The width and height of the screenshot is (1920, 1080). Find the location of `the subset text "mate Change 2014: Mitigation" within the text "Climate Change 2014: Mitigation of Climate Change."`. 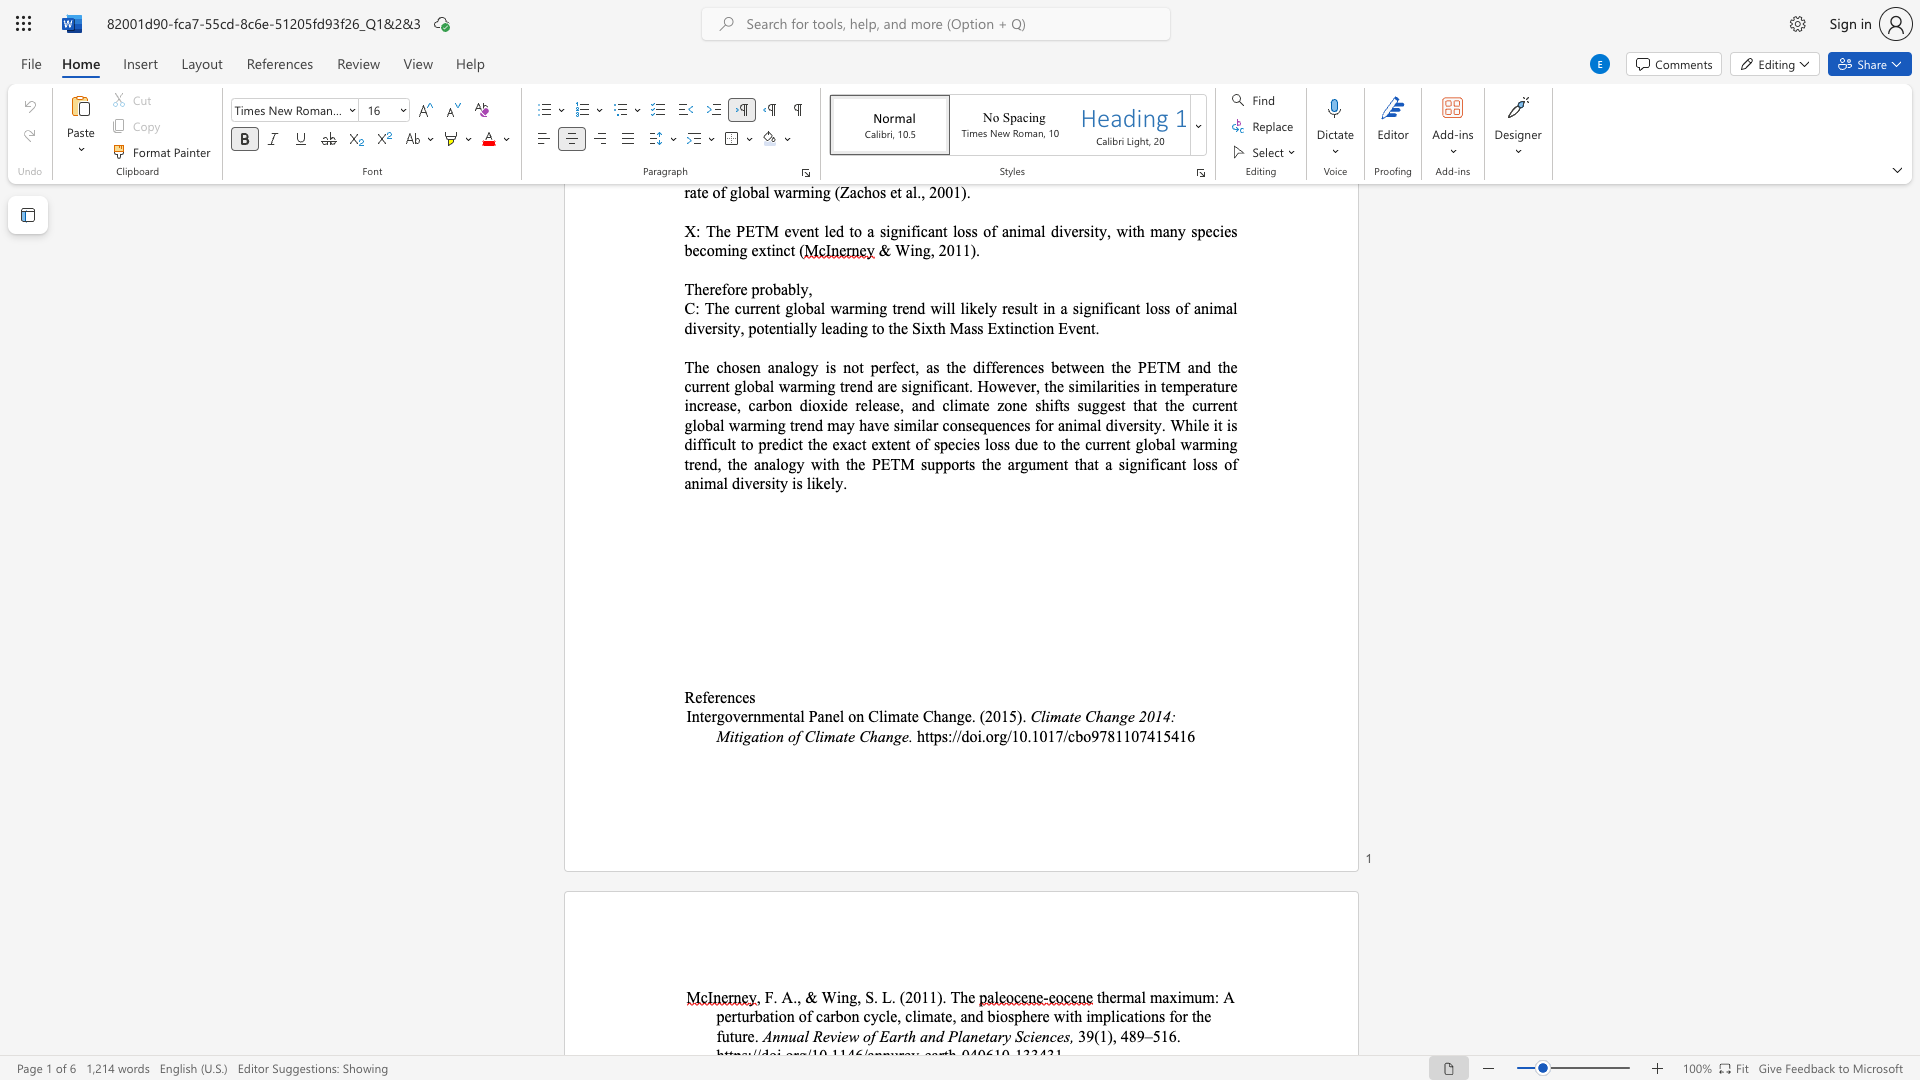

the subset text "mate Change 2014: Mitigation" within the text "Climate Change 2014: Mitigation of Climate Change." is located at coordinates (1049, 715).